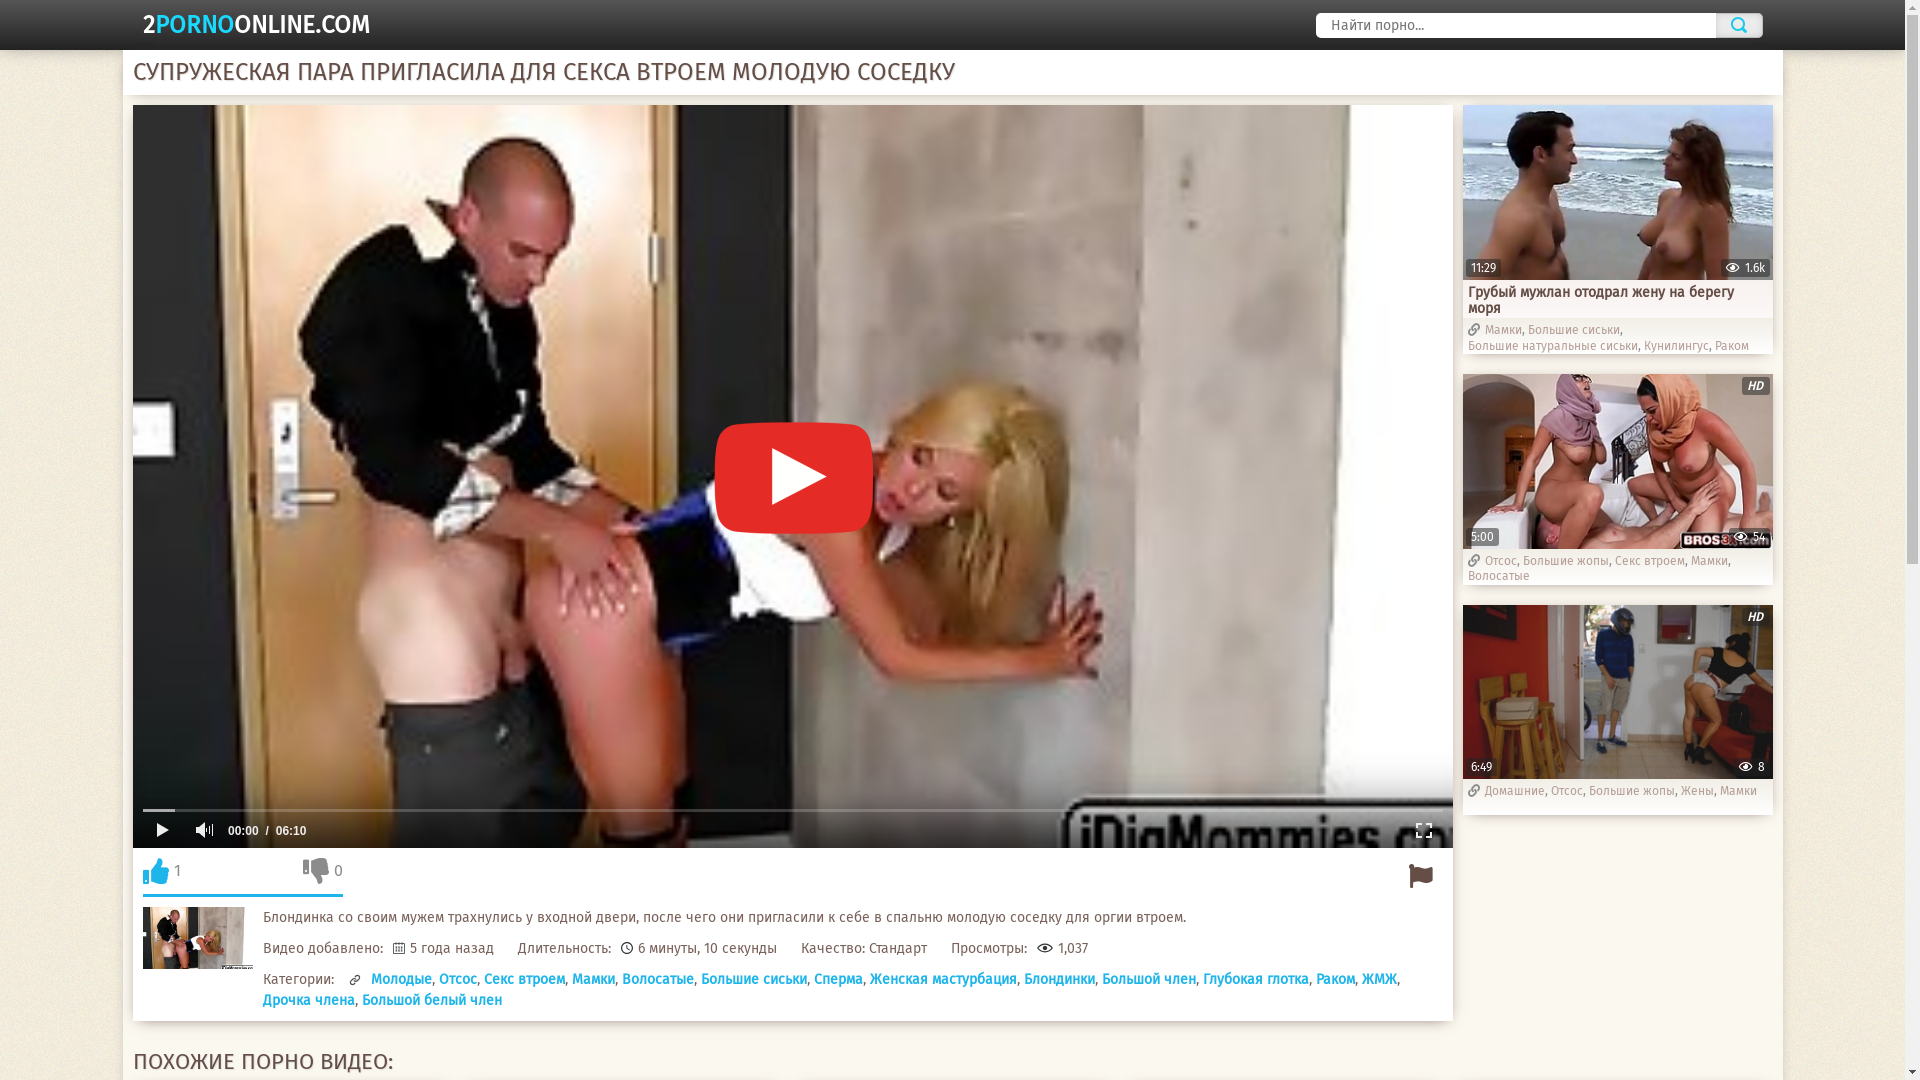  What do you see at coordinates (1617, 690) in the screenshot?
I see `'HD` at bounding box center [1617, 690].